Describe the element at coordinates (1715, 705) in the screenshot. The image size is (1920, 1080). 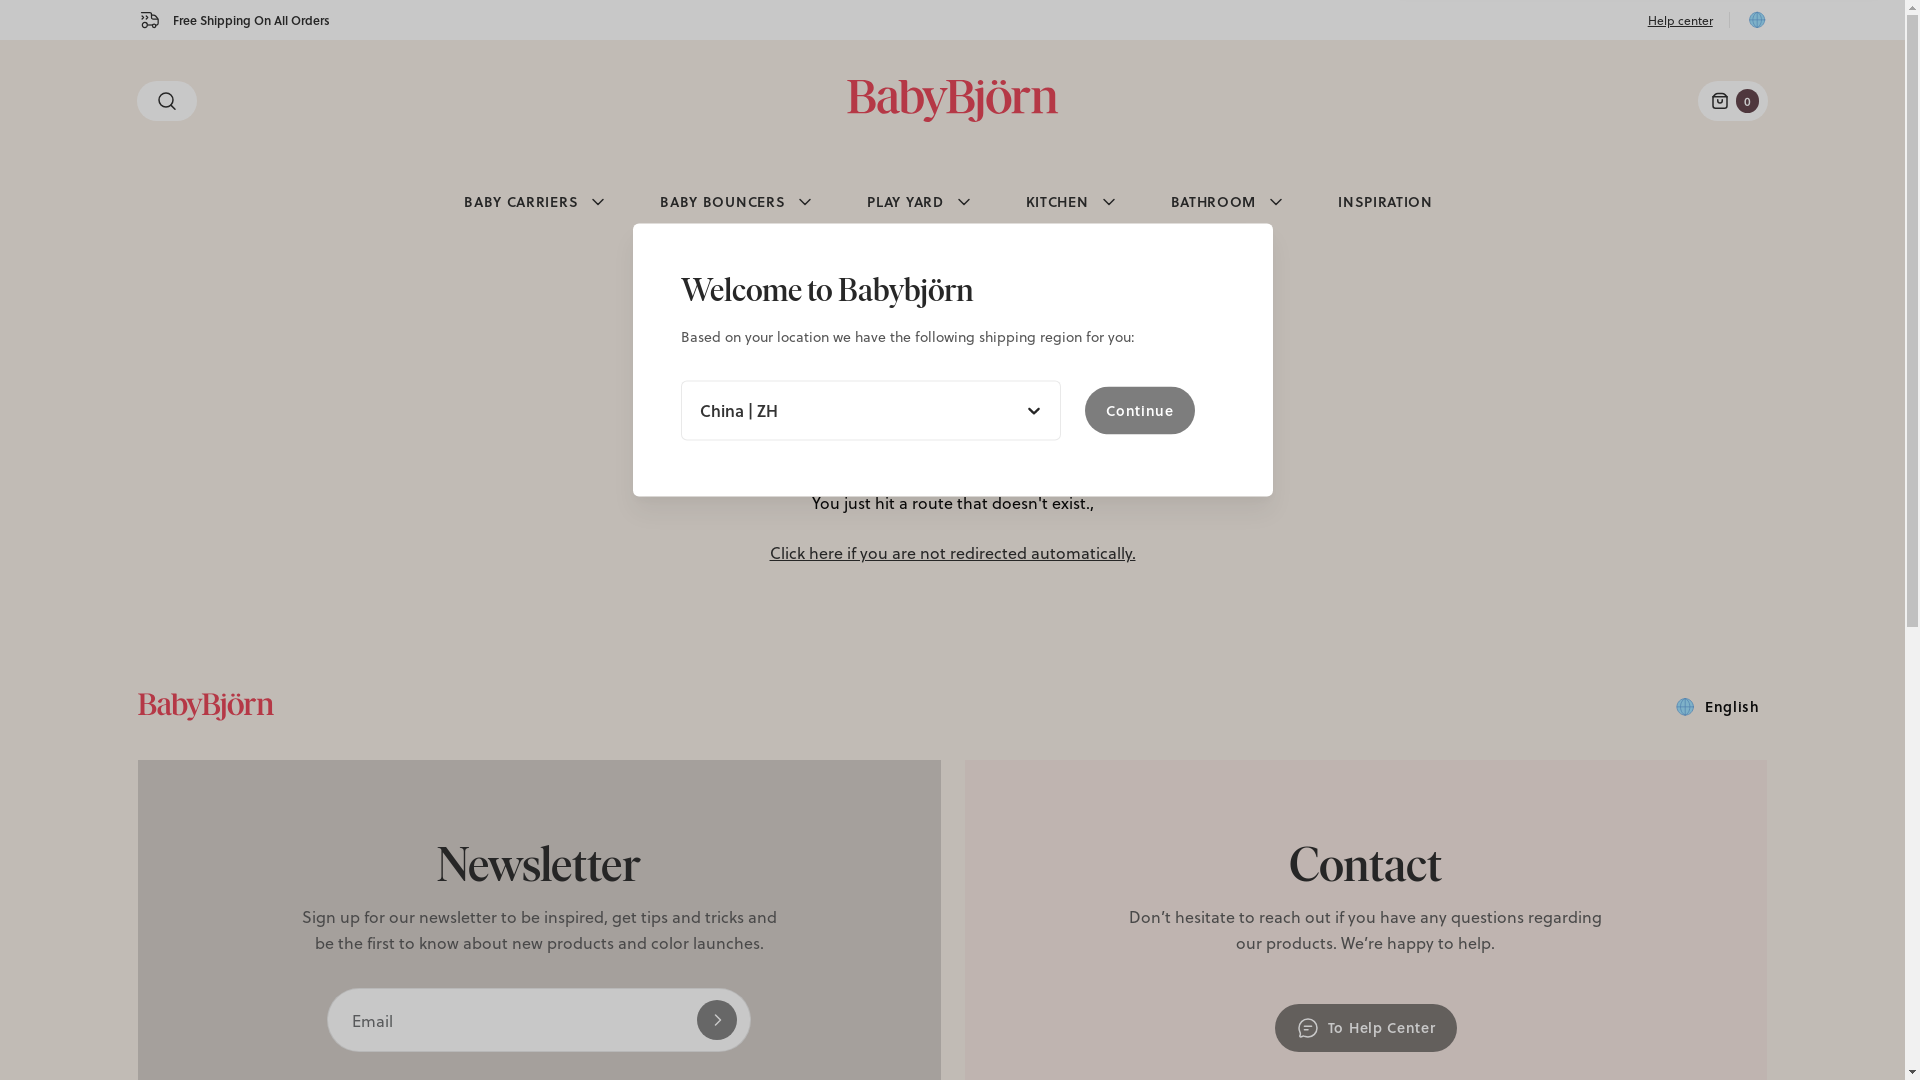
I see `'English'` at that location.